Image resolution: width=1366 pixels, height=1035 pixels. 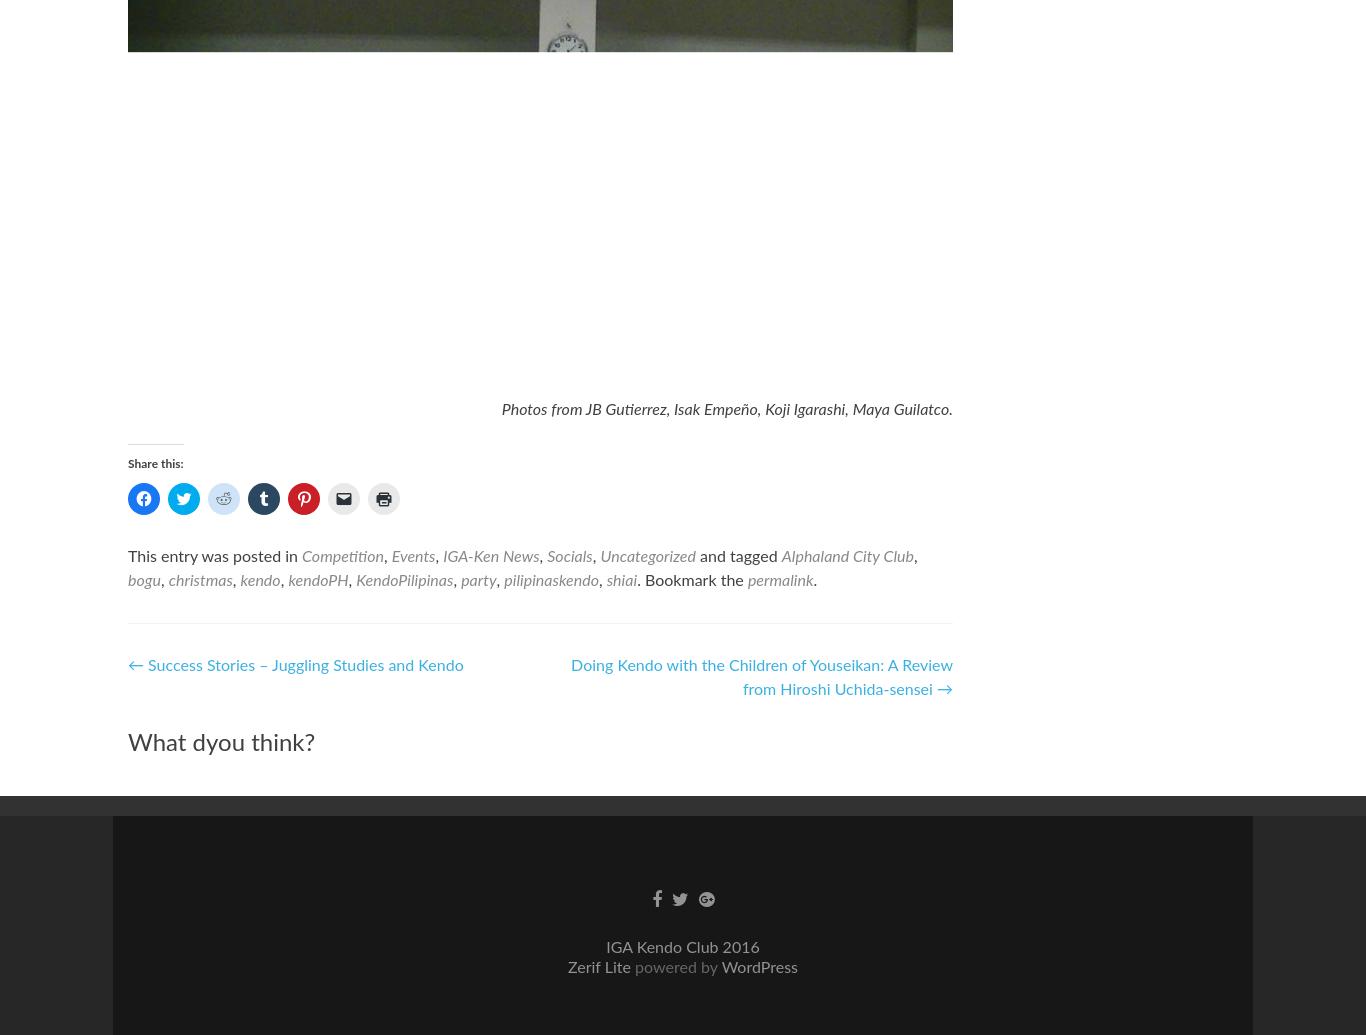 What do you see at coordinates (551, 580) in the screenshot?
I see `'pilipinaskendo'` at bounding box center [551, 580].